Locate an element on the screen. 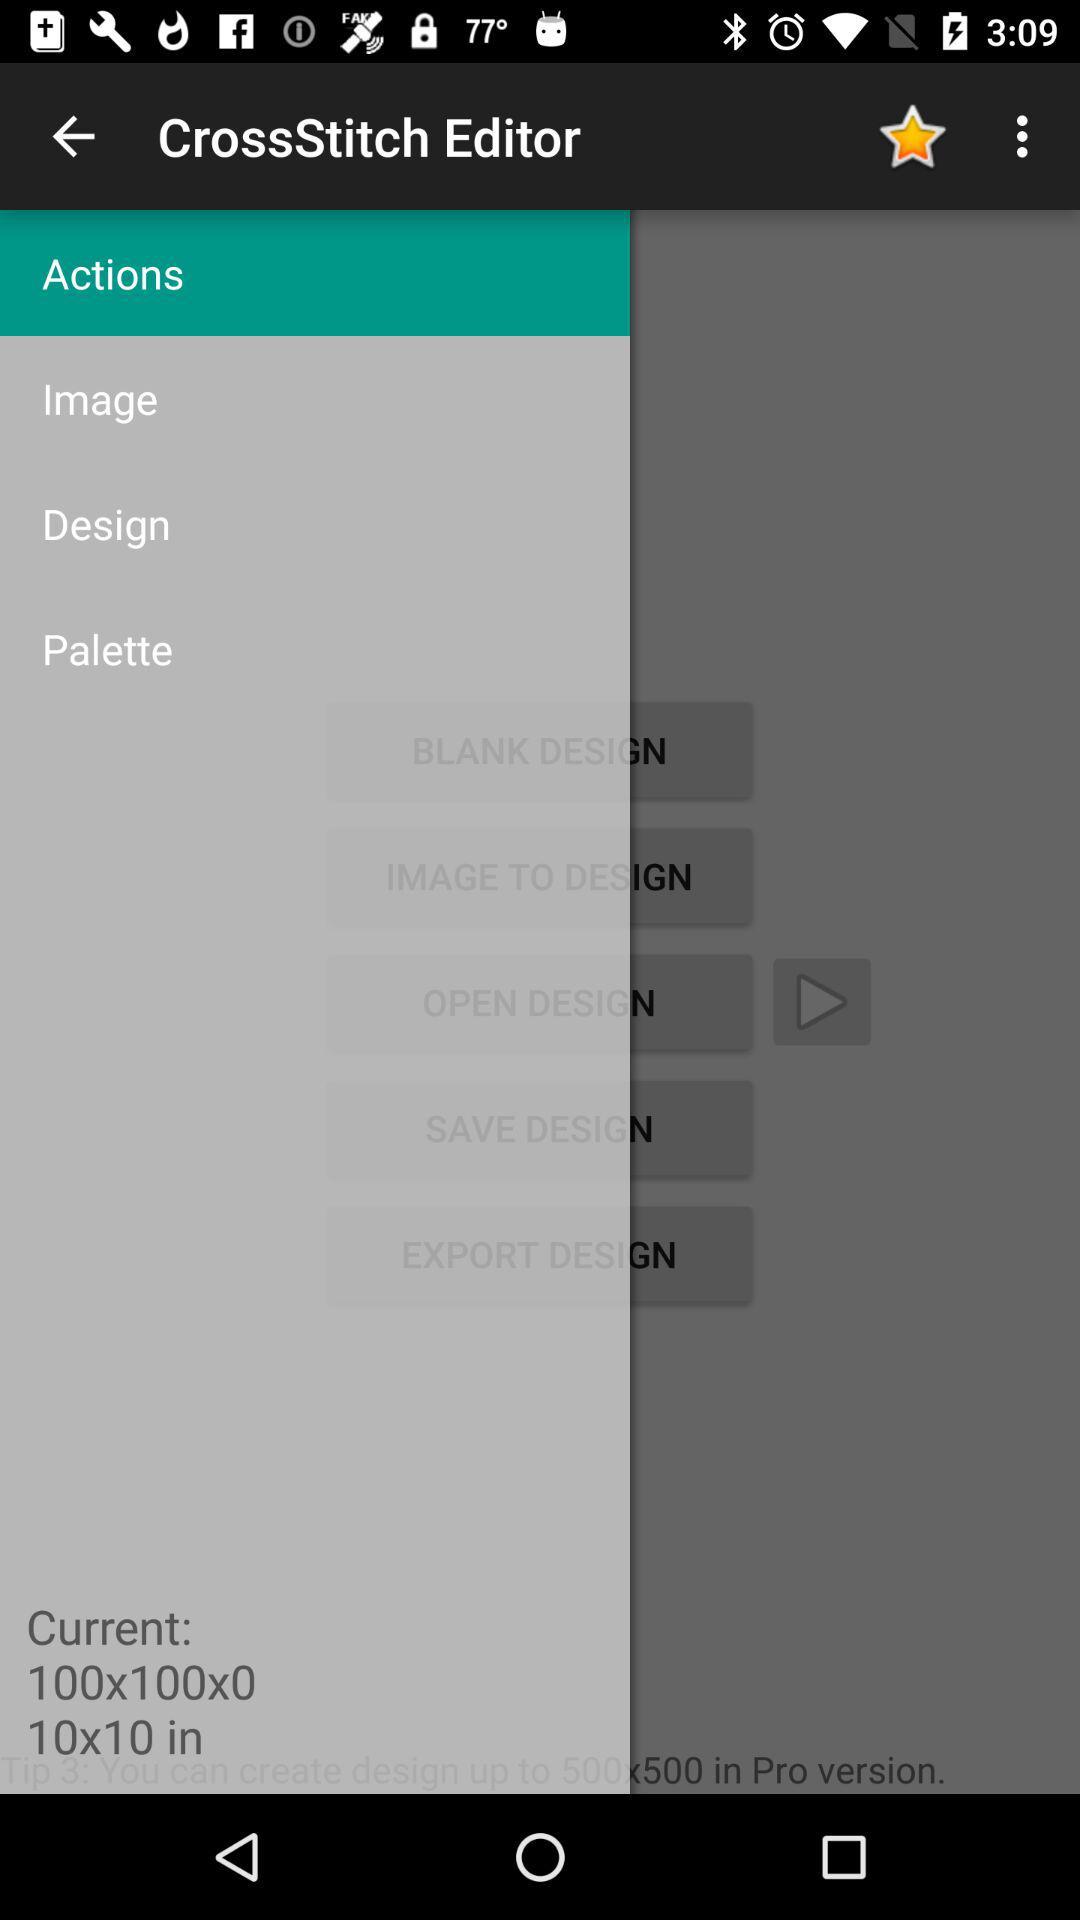  app next to crossstitch editor item is located at coordinates (72, 135).